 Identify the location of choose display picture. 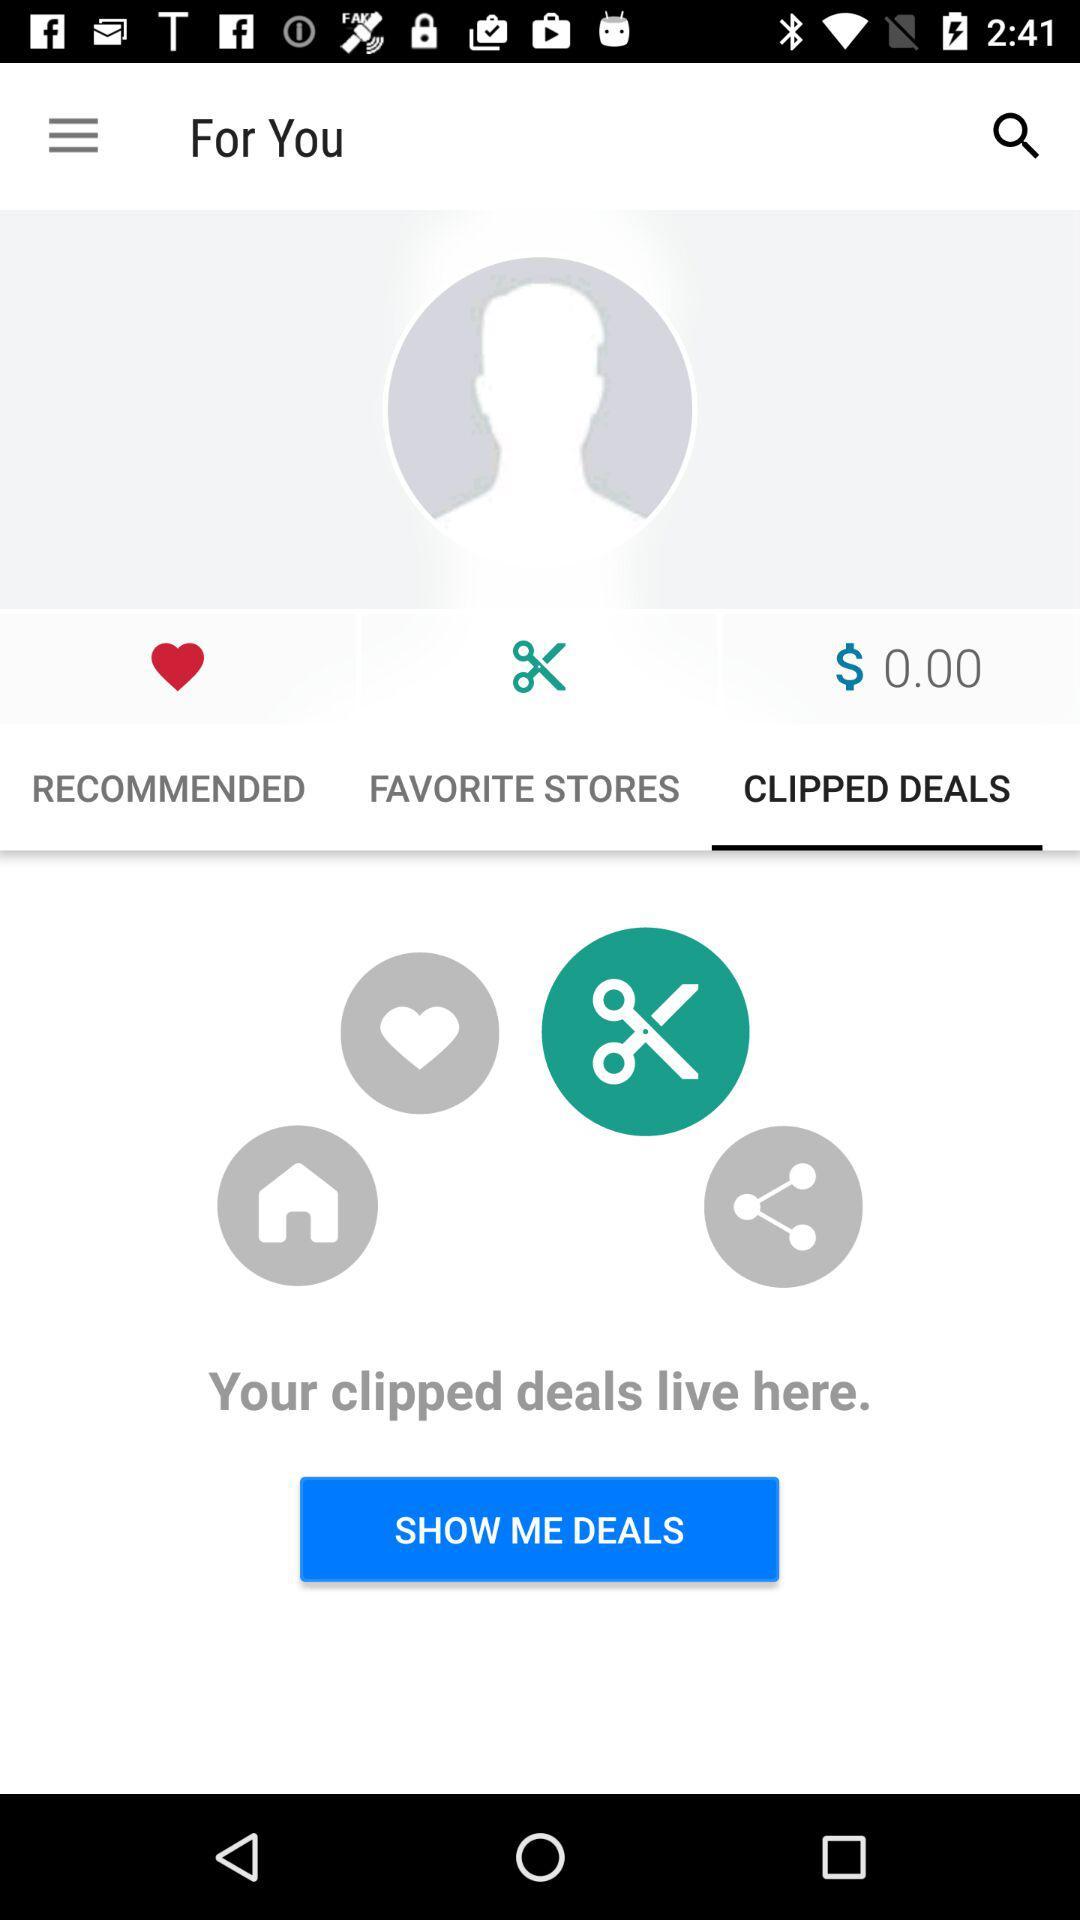
(540, 408).